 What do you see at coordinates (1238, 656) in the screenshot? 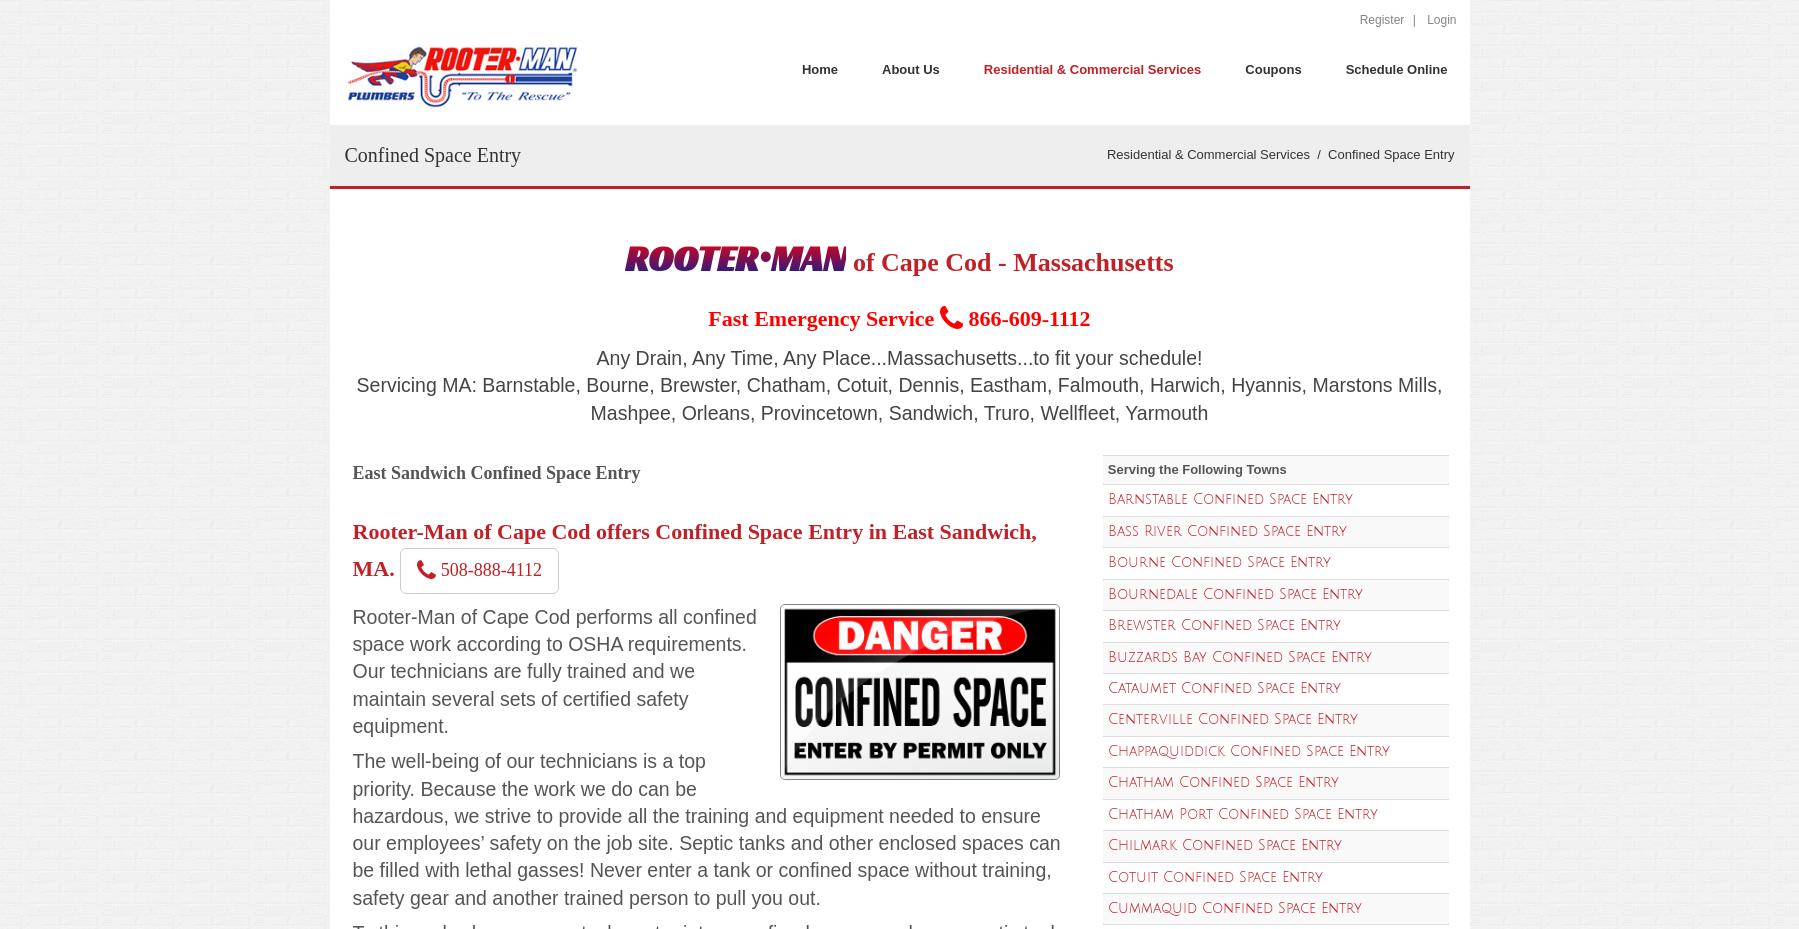
I see `'Buzzards Bay Confined Space Entry'` at bounding box center [1238, 656].